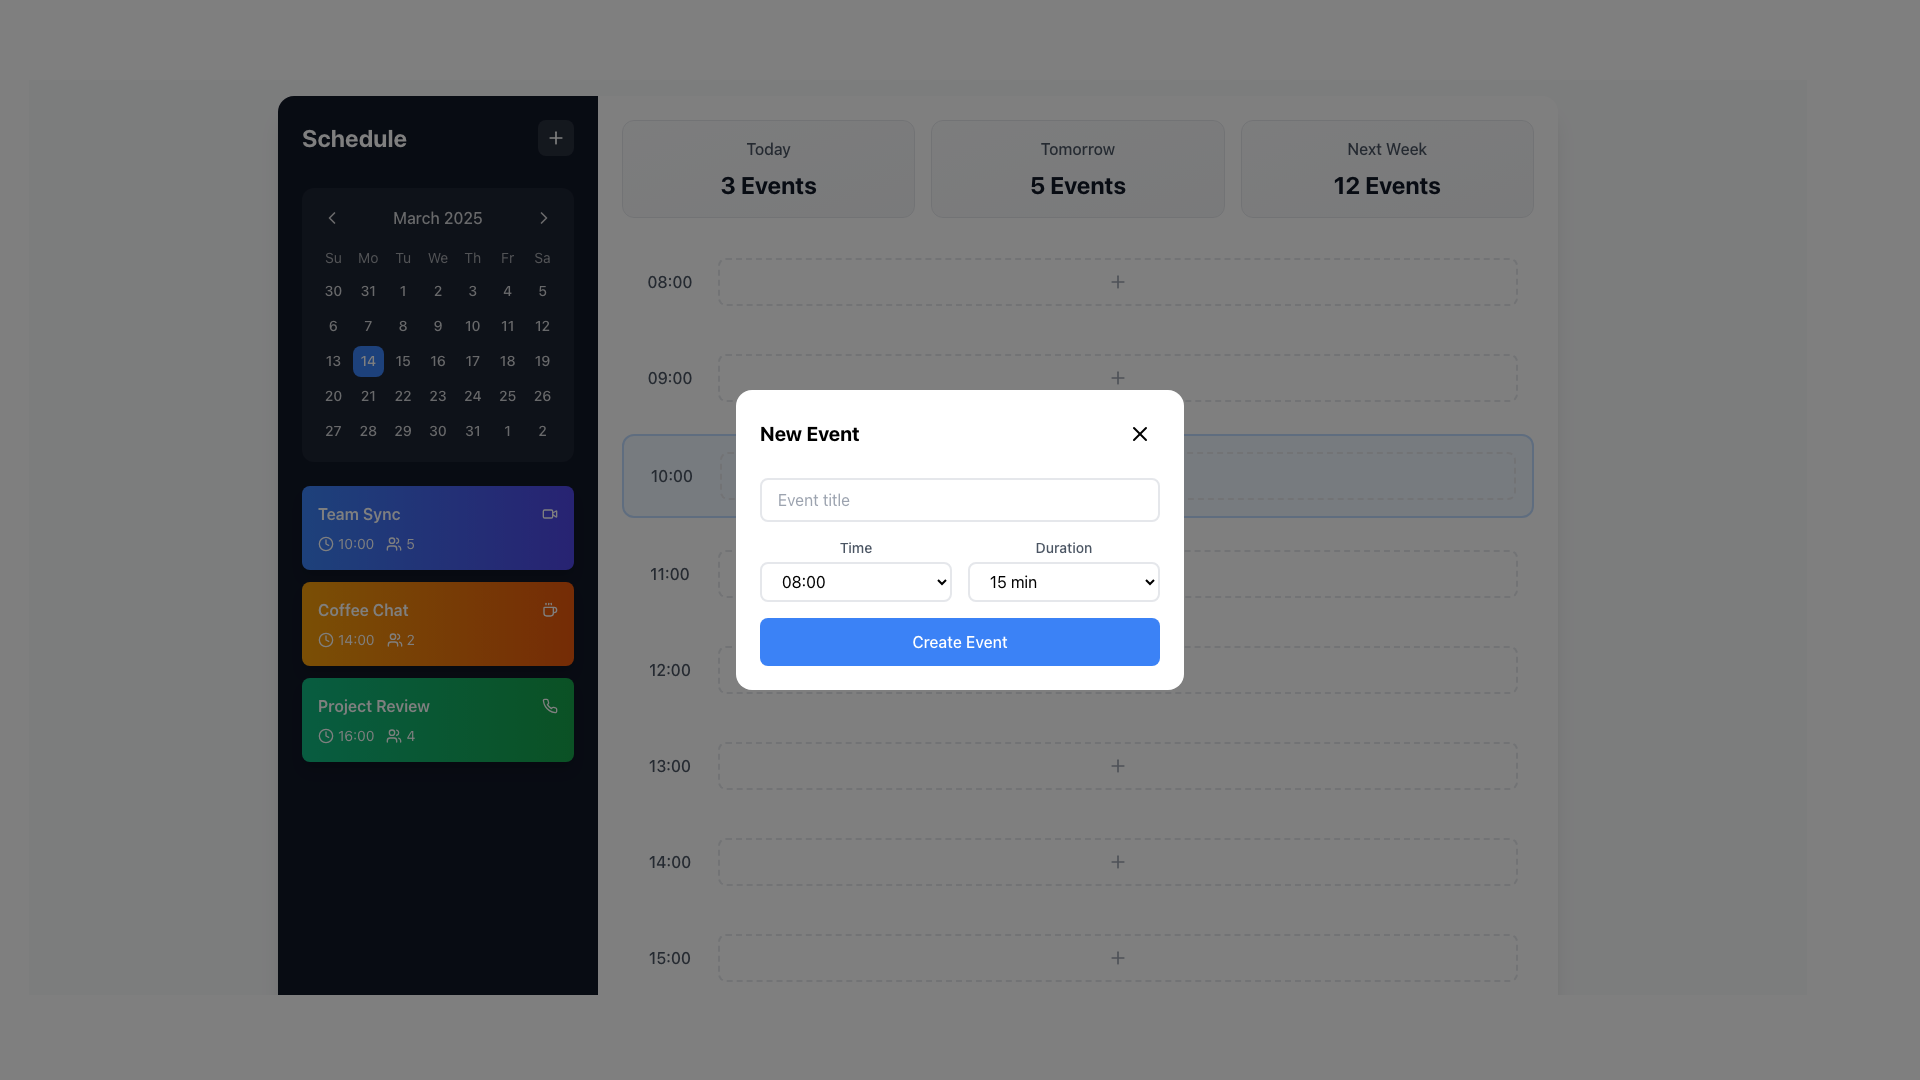  What do you see at coordinates (402, 396) in the screenshot?
I see `the square button with rounded edges displaying the number '22' in a calendar interface located in the fourth row, third column` at bounding box center [402, 396].